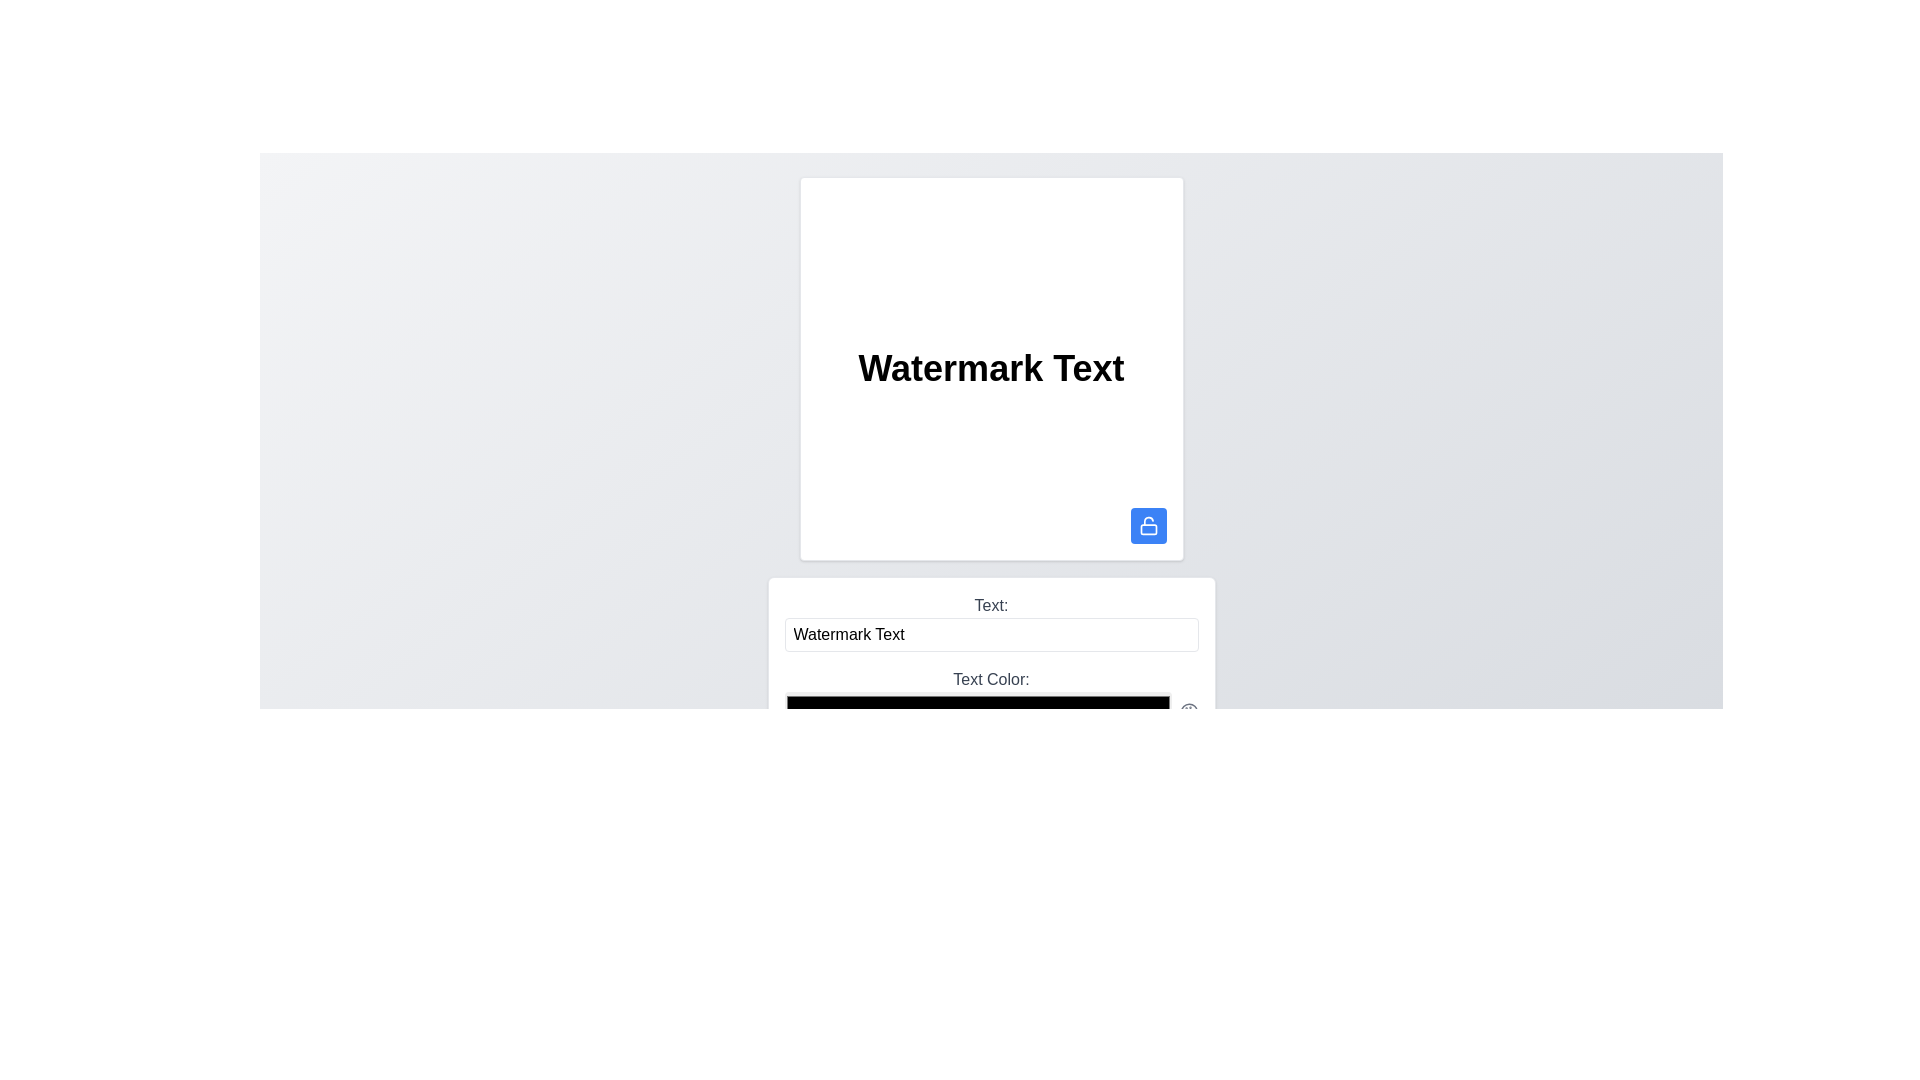 This screenshot has height=1080, width=1920. What do you see at coordinates (1148, 524) in the screenshot?
I see `the open lock icon, which is positioned in the bottom-right corner of a blue, rounded, square button, indicating an unlocked state` at bounding box center [1148, 524].